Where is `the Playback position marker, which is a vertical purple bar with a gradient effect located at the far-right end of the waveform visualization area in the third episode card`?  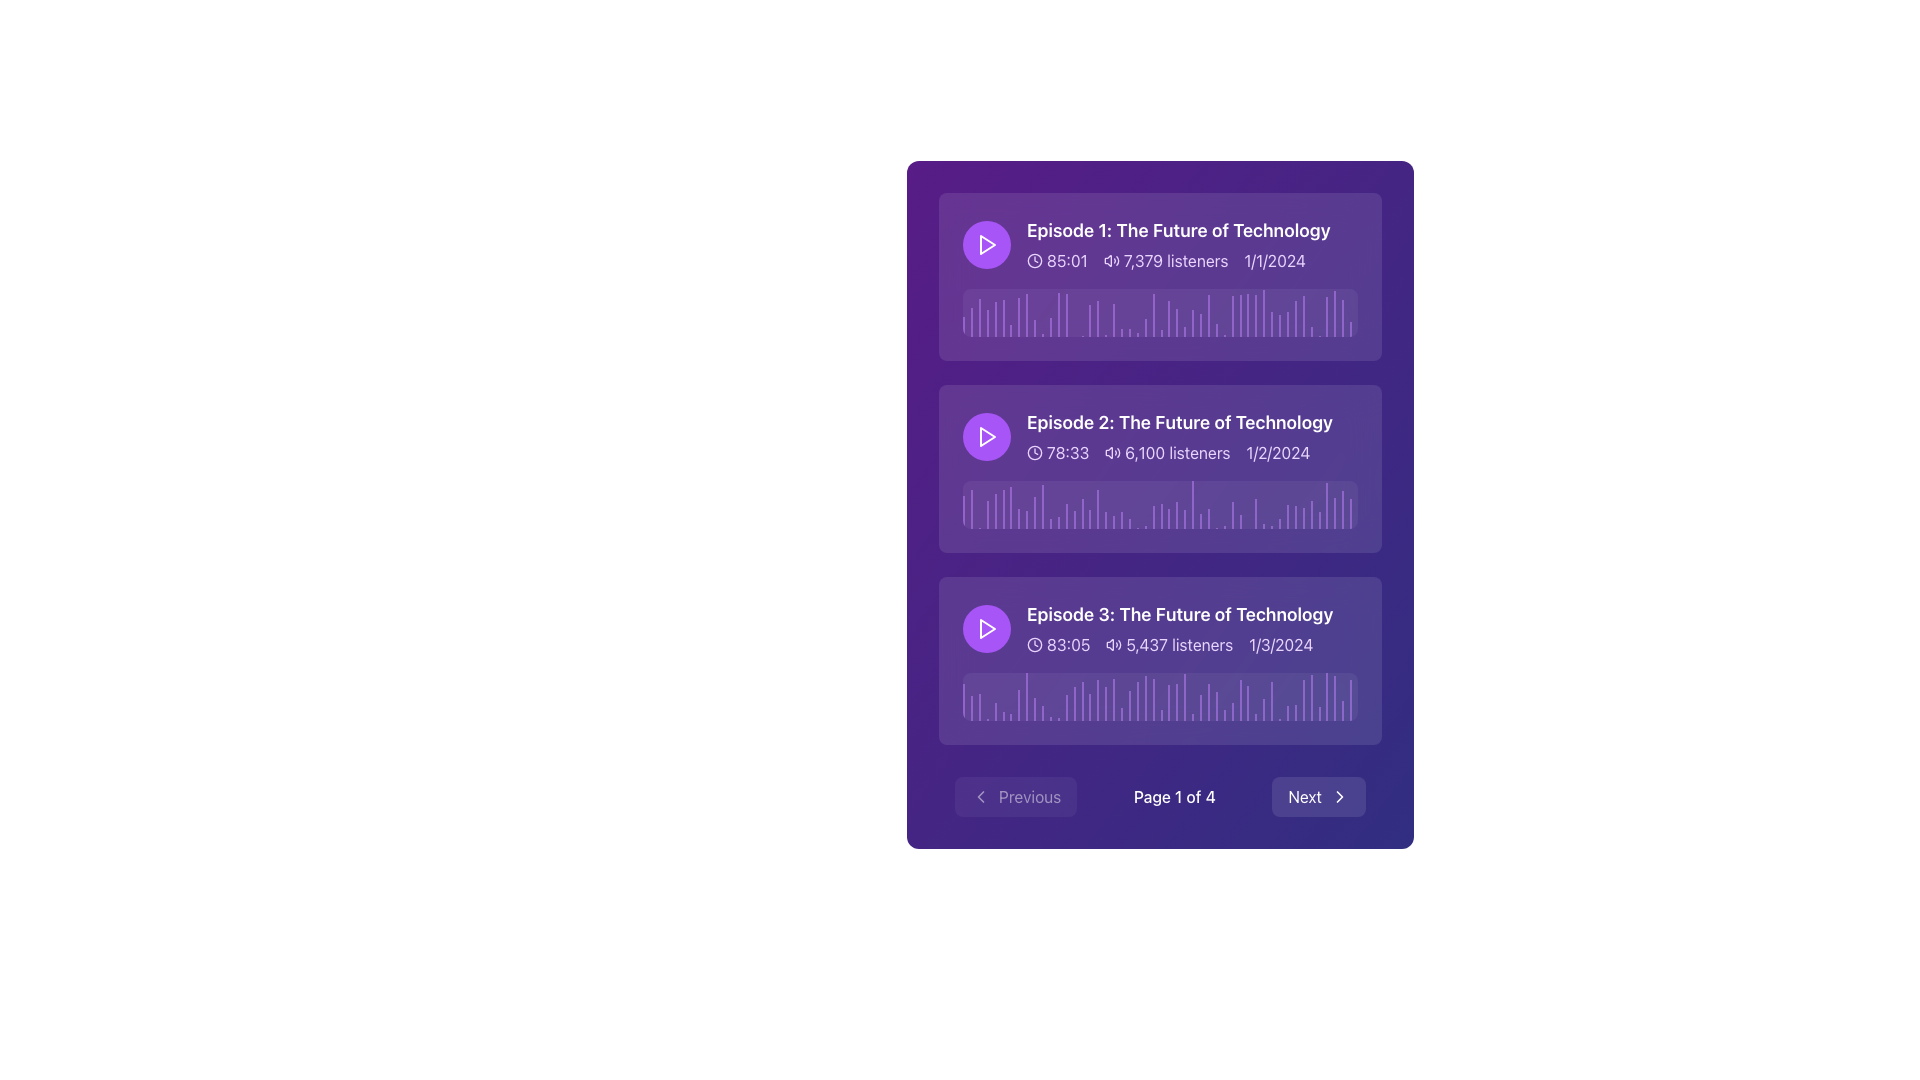
the Playback position marker, which is a vertical purple bar with a gradient effect located at the far-right end of the waveform visualization area in the third episode card is located at coordinates (1327, 696).